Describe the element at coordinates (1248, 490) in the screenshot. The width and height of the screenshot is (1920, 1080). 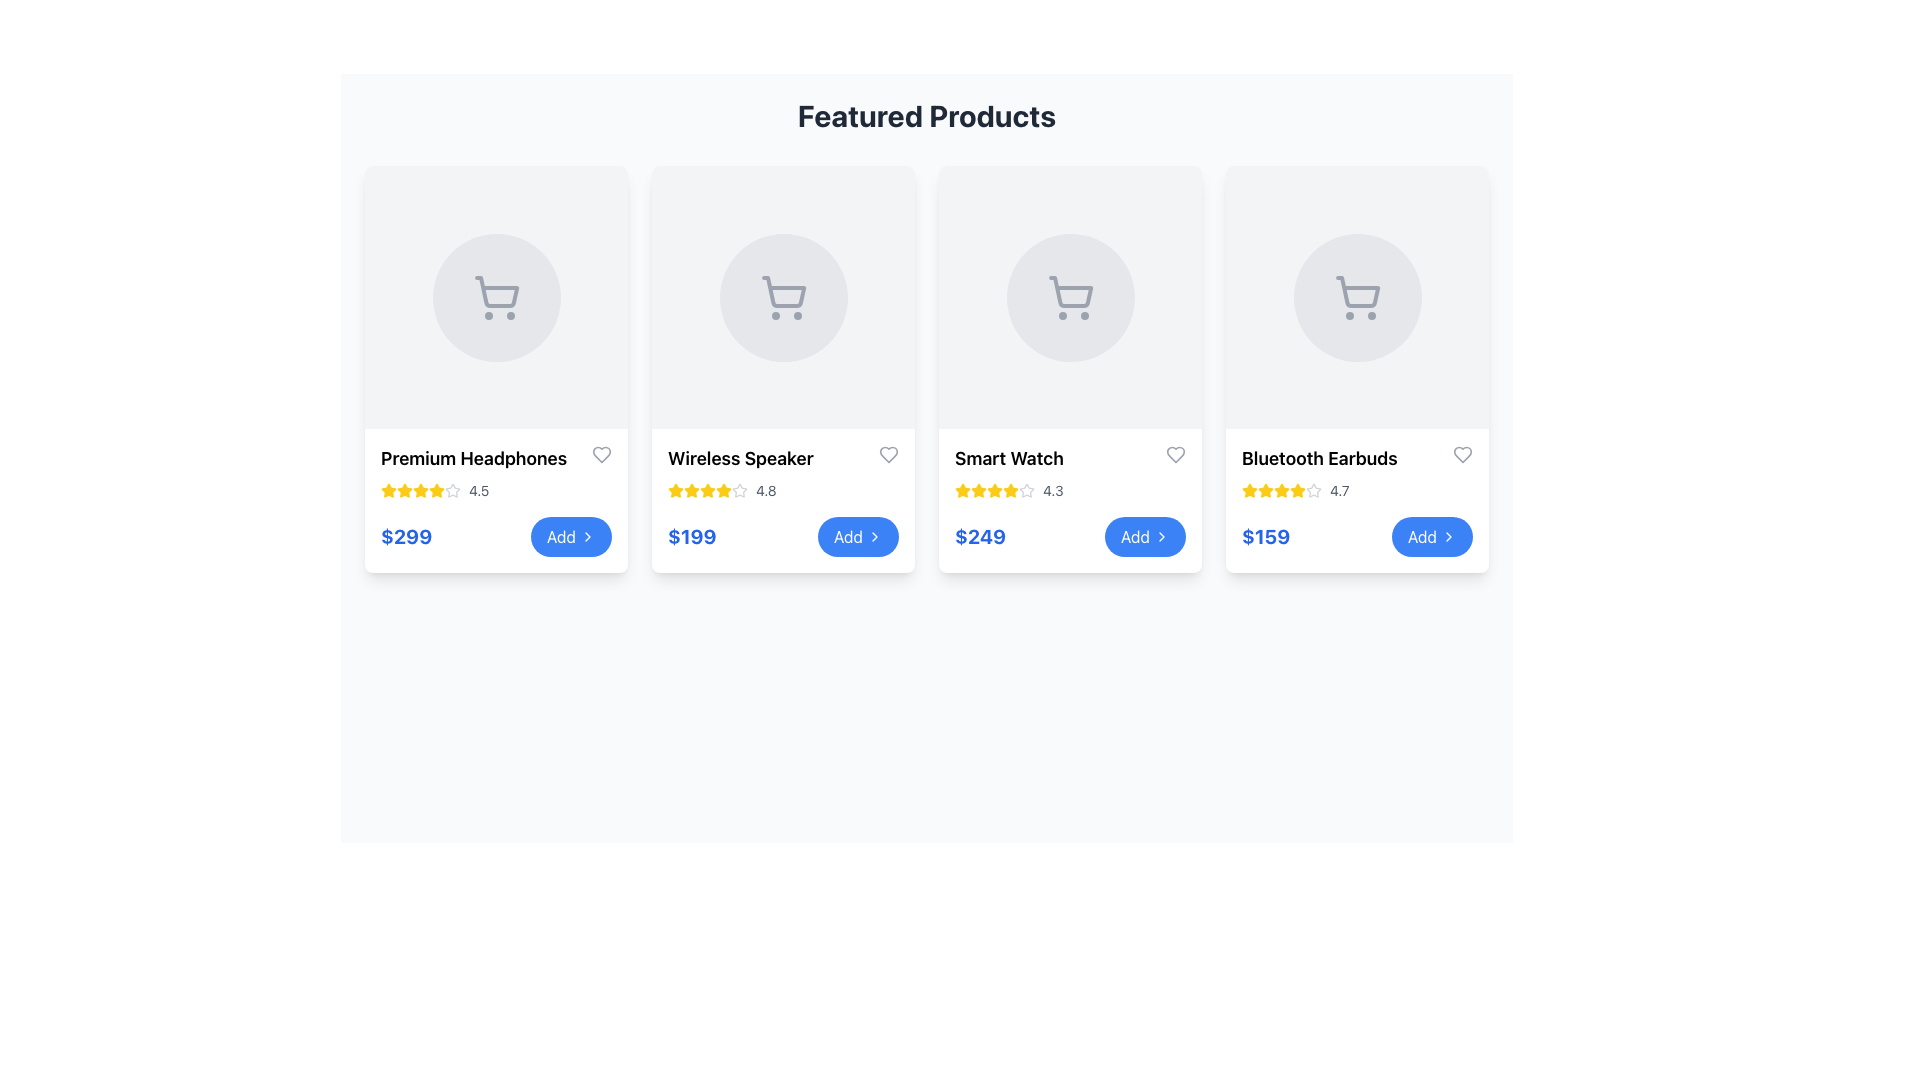
I see `the appearance of the first filled star icon in the star rating system for the 'Bluetooth Earbuds' product card, located under the product name and above the price label` at that location.